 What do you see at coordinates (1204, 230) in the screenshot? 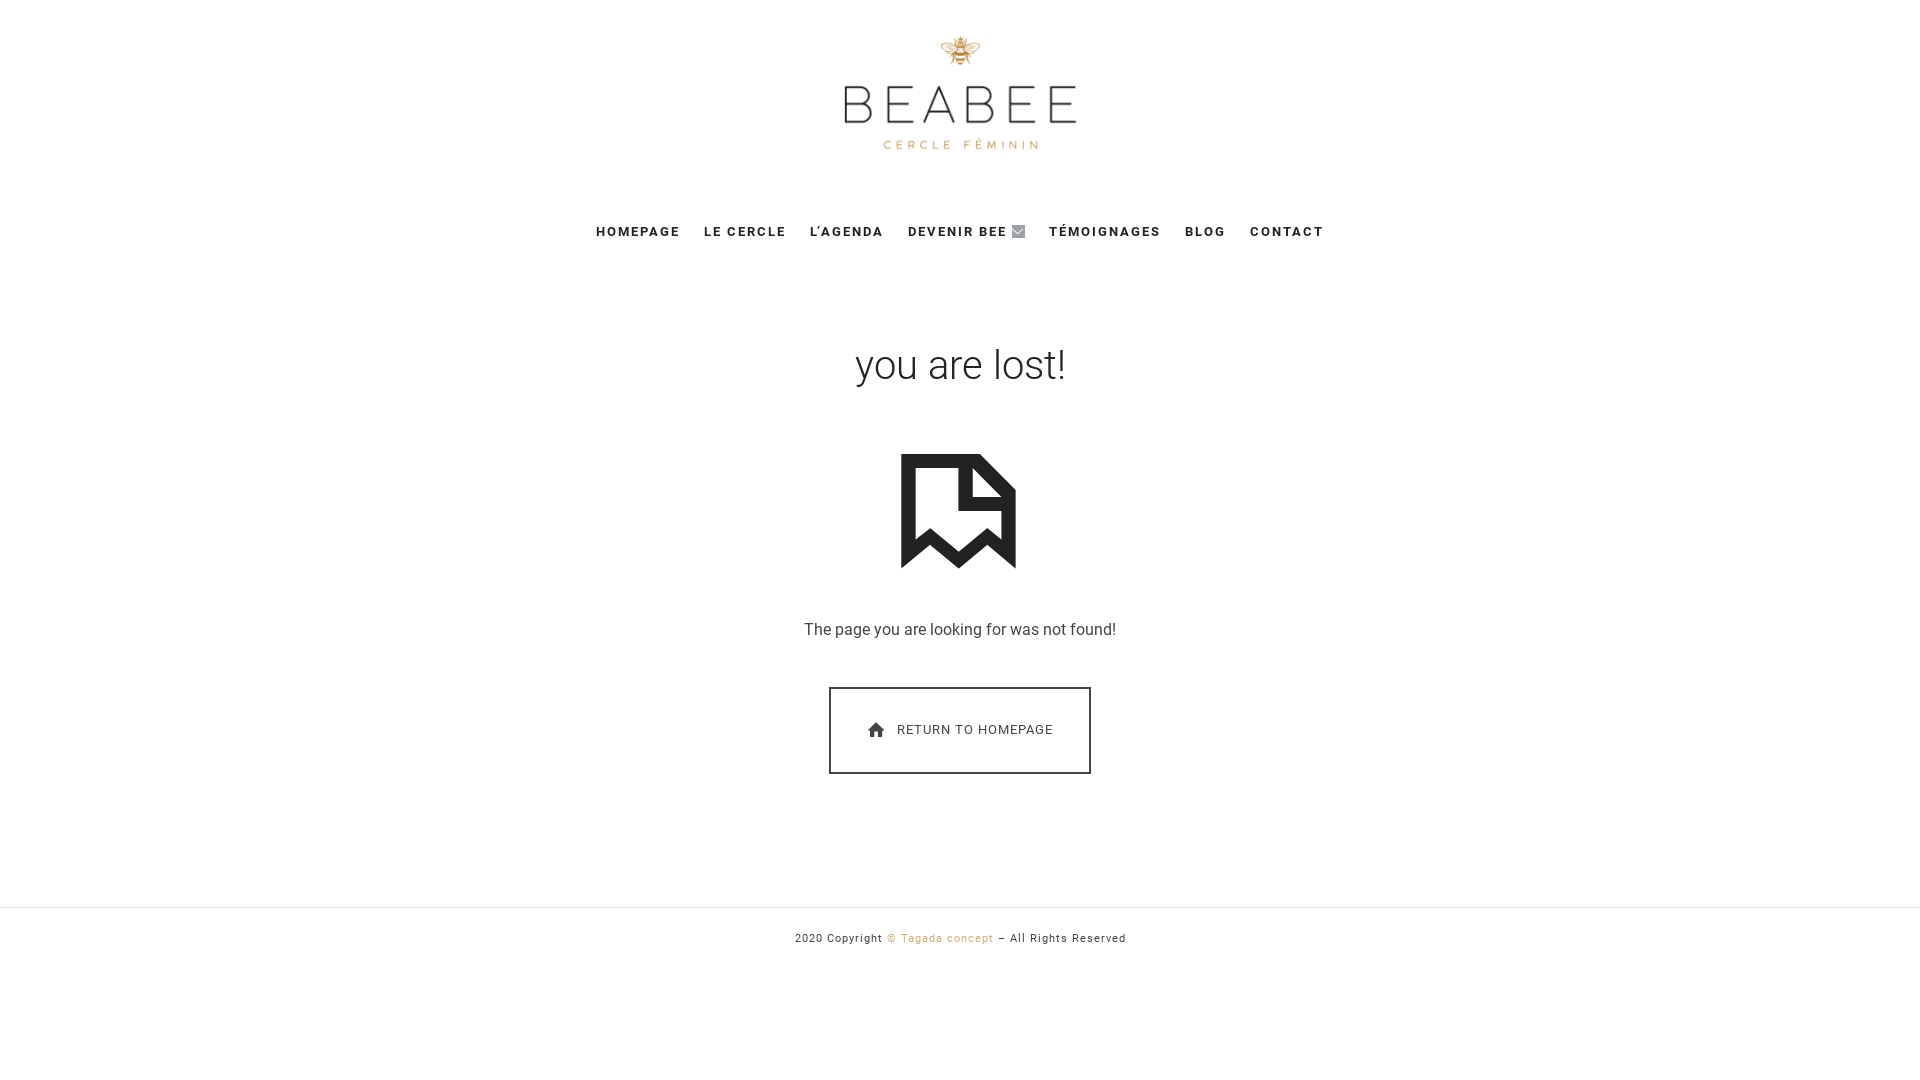
I see `'BLOG'` at bounding box center [1204, 230].